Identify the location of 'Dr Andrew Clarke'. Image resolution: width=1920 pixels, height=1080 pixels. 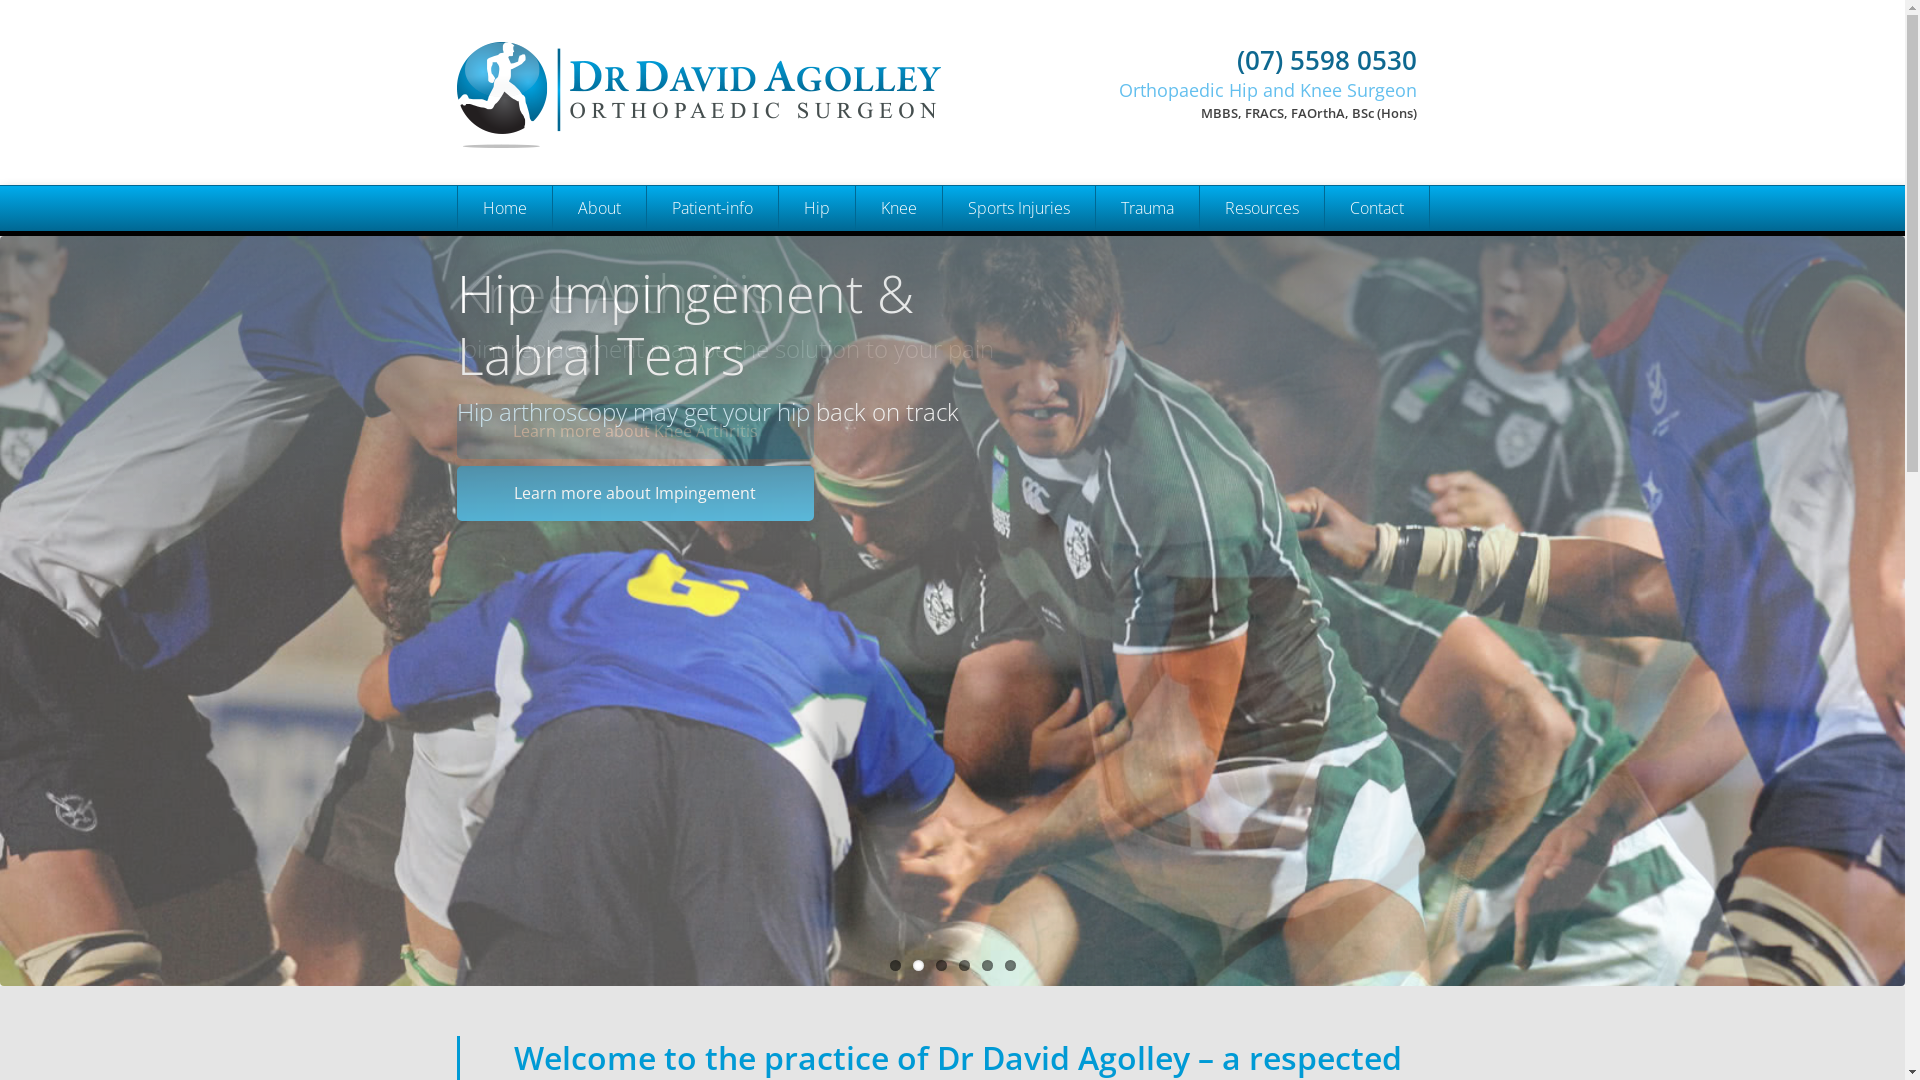
(598, 298).